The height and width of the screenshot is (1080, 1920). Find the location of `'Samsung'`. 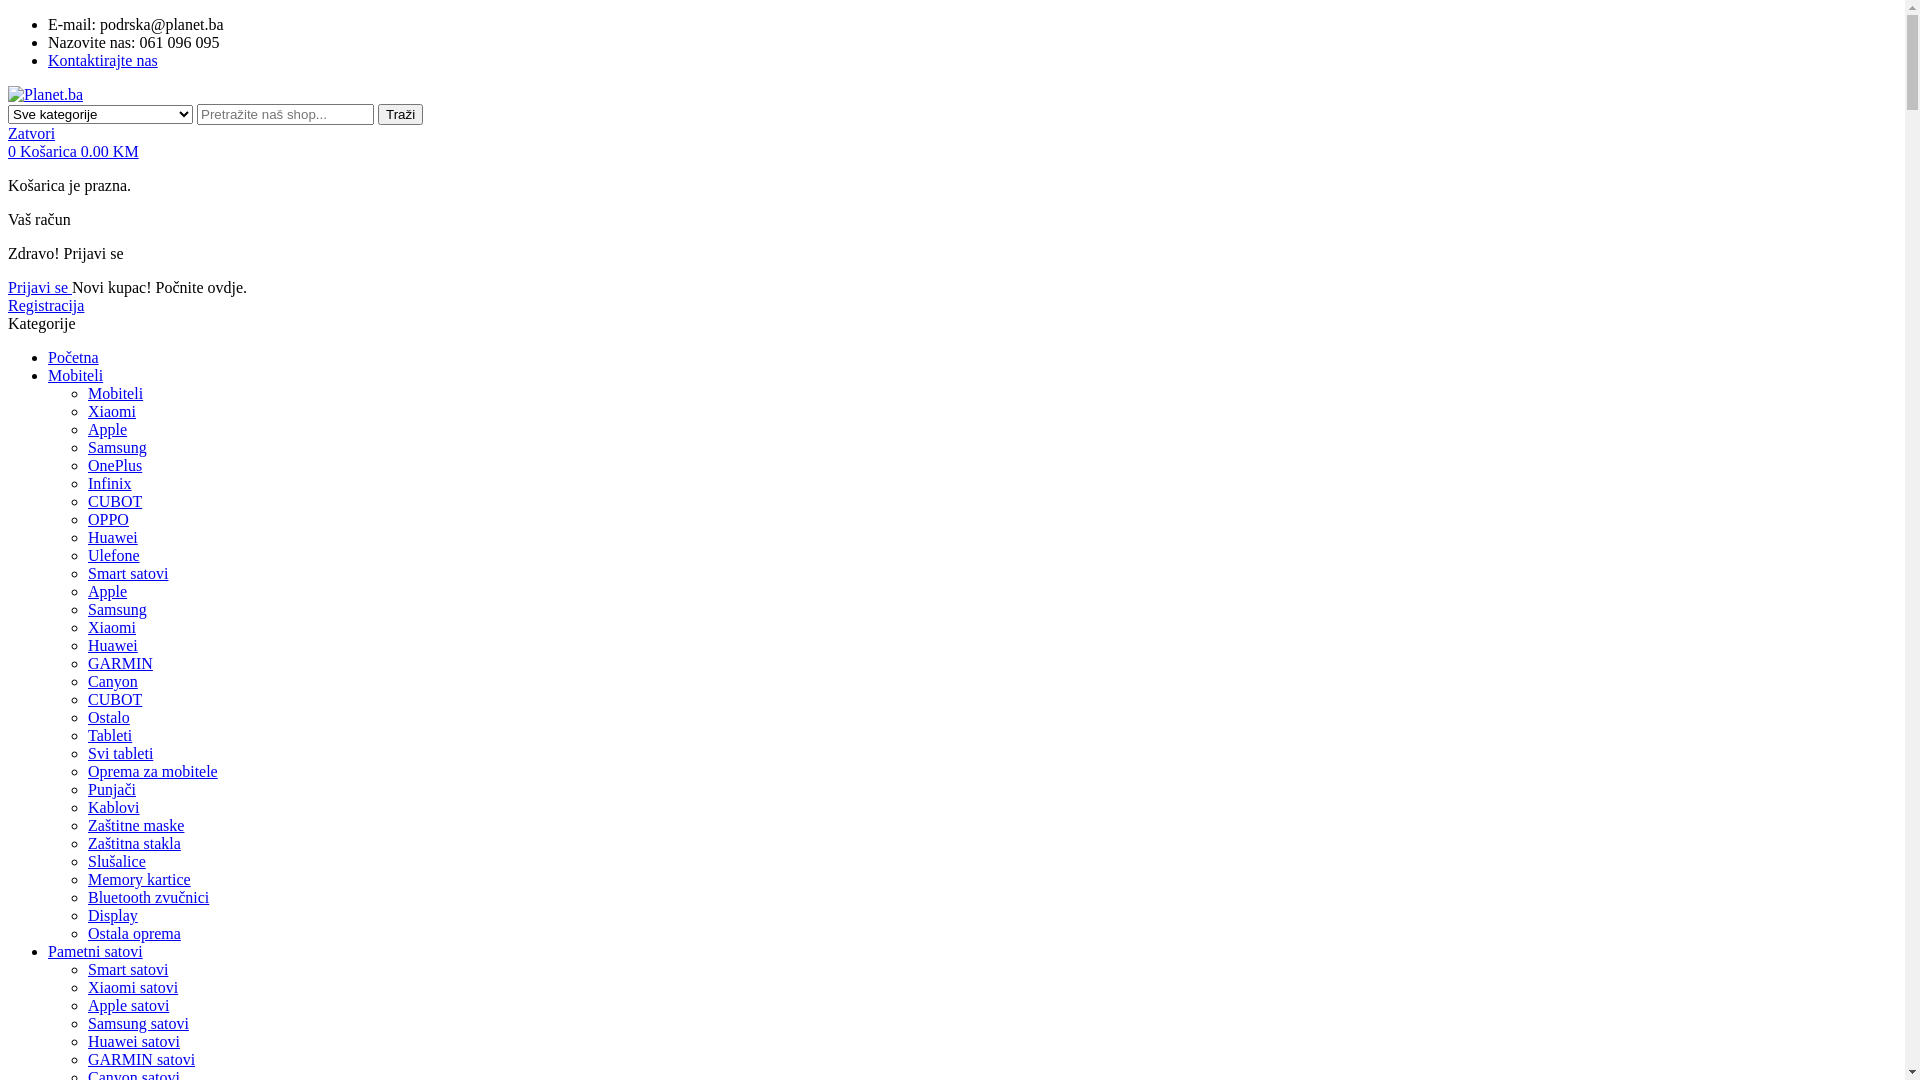

'Samsung' is located at coordinates (116, 446).